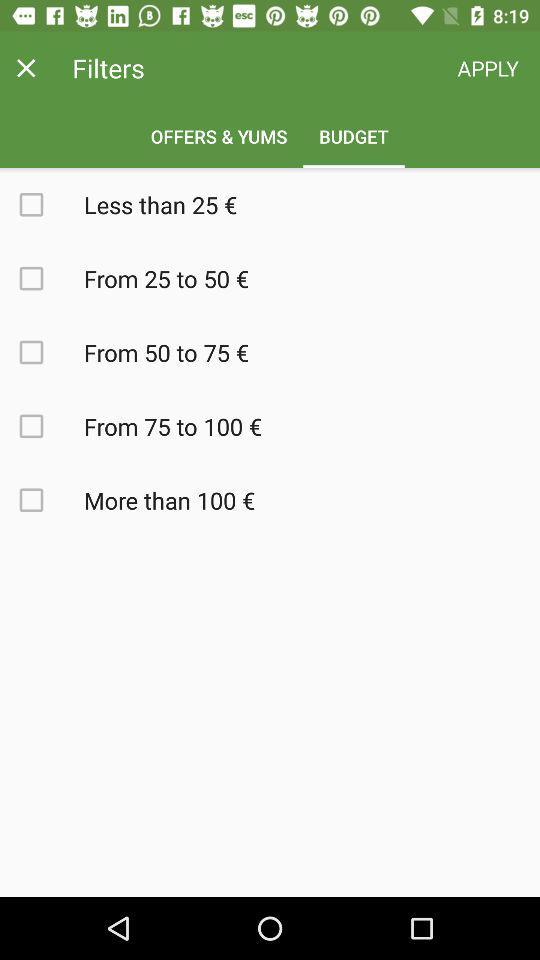 This screenshot has width=540, height=960. What do you see at coordinates (42, 426) in the screenshot?
I see `check price range` at bounding box center [42, 426].